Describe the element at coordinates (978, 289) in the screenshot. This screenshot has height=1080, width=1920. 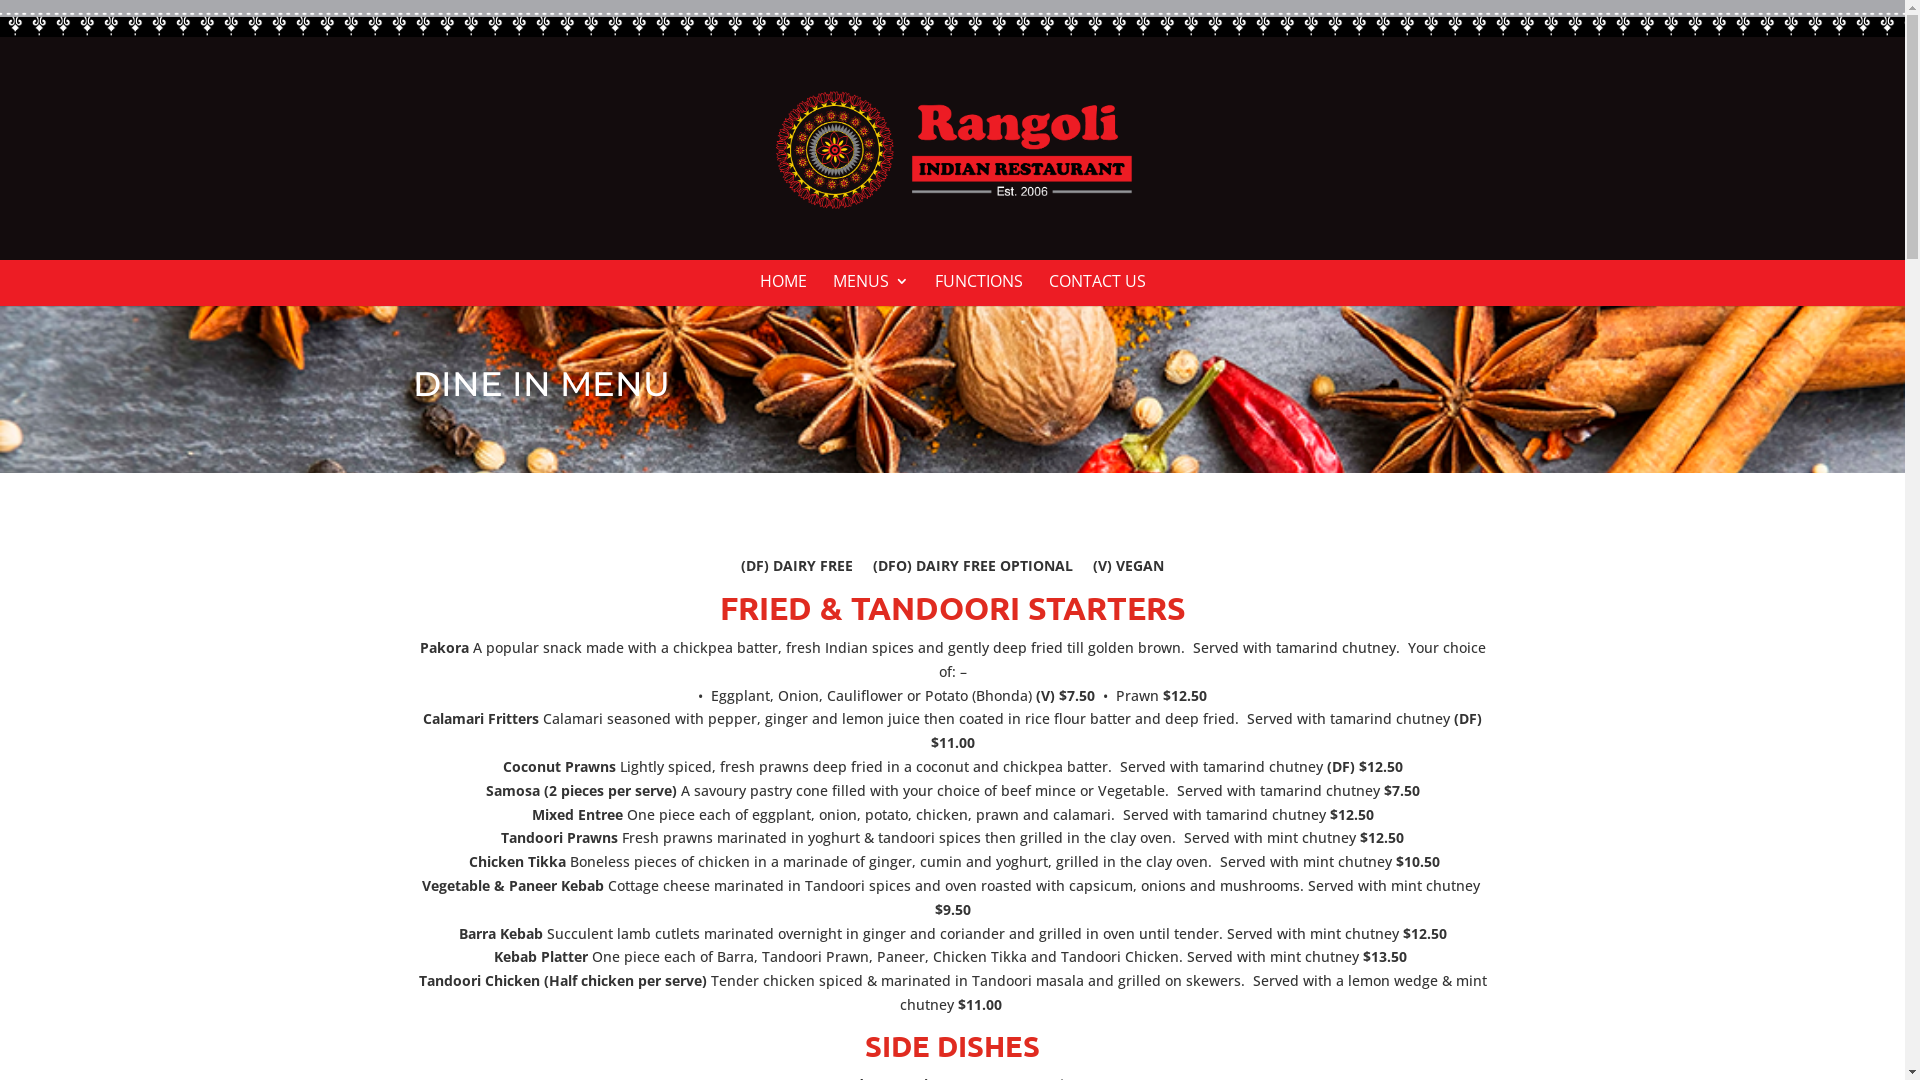
I see `'FUNCTIONS'` at that location.